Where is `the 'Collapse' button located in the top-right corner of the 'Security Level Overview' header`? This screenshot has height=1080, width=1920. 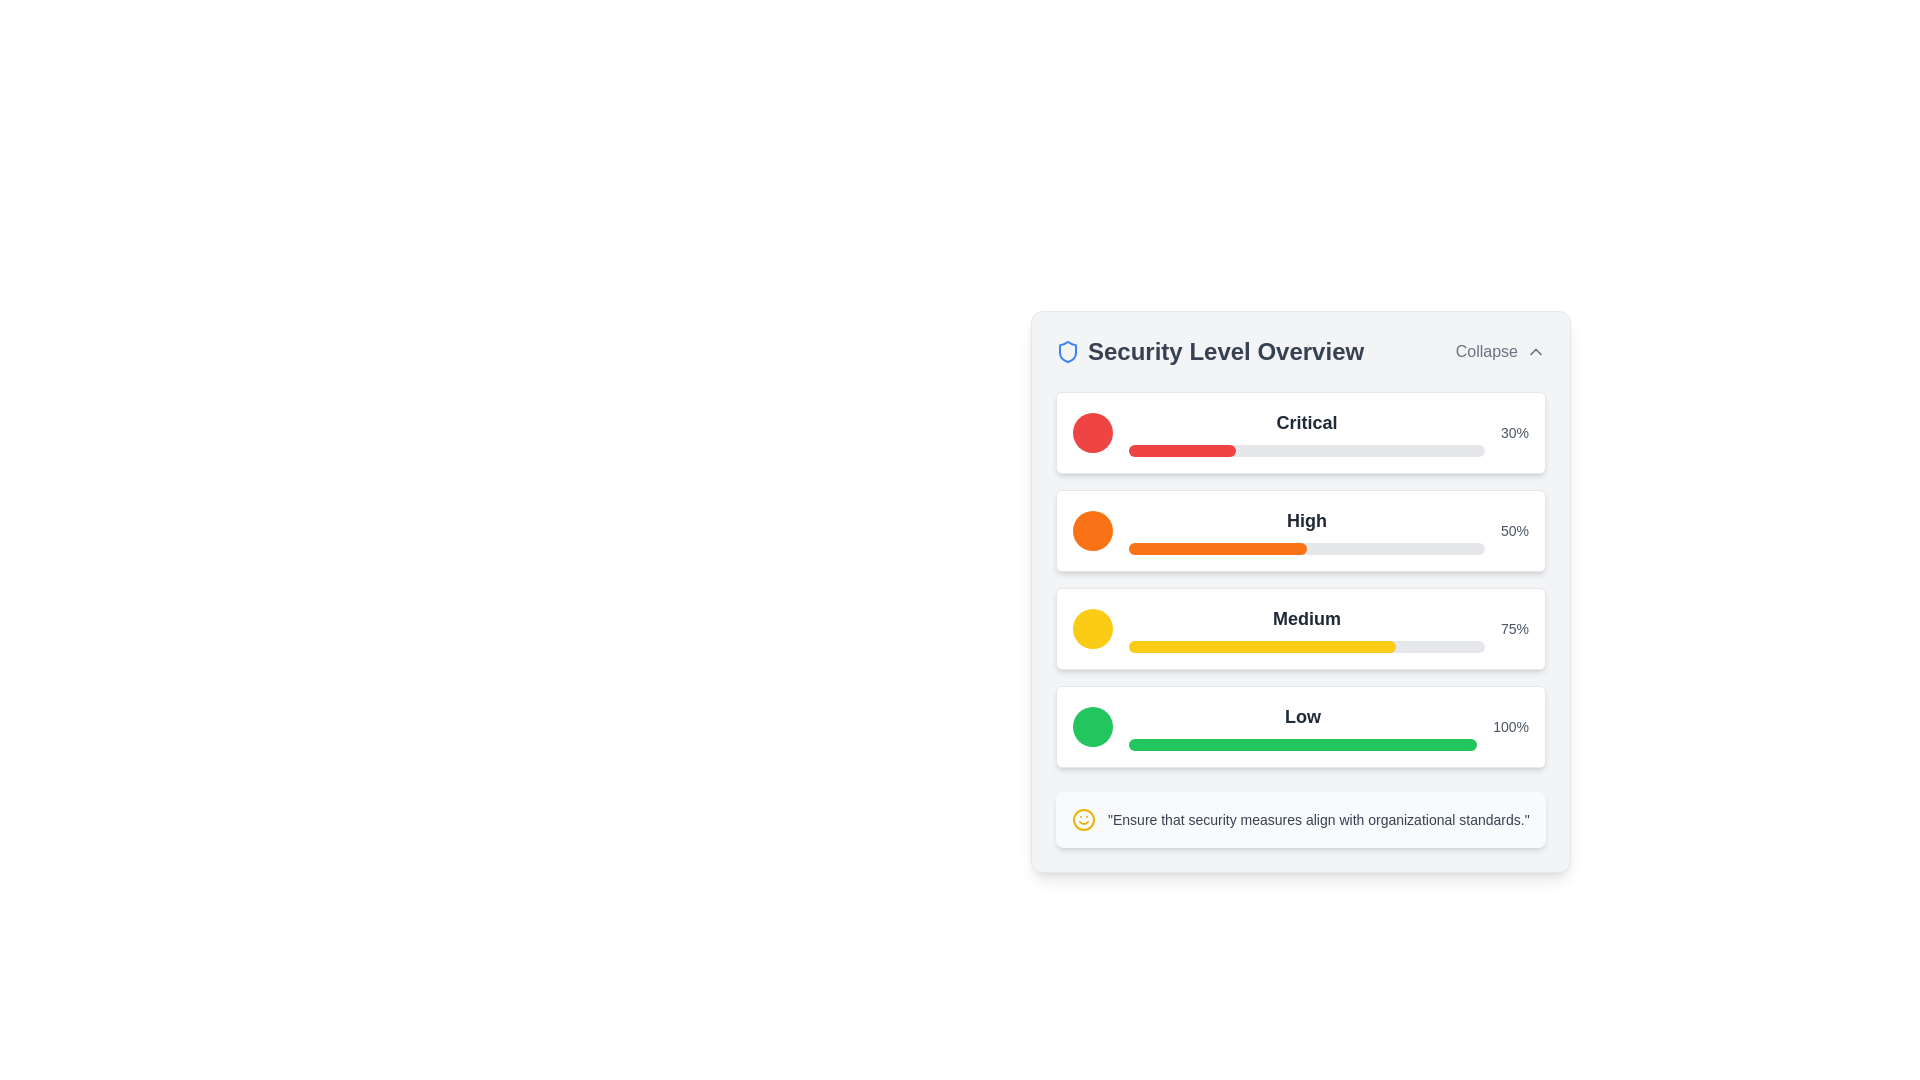 the 'Collapse' button located in the top-right corner of the 'Security Level Overview' header is located at coordinates (1499, 350).